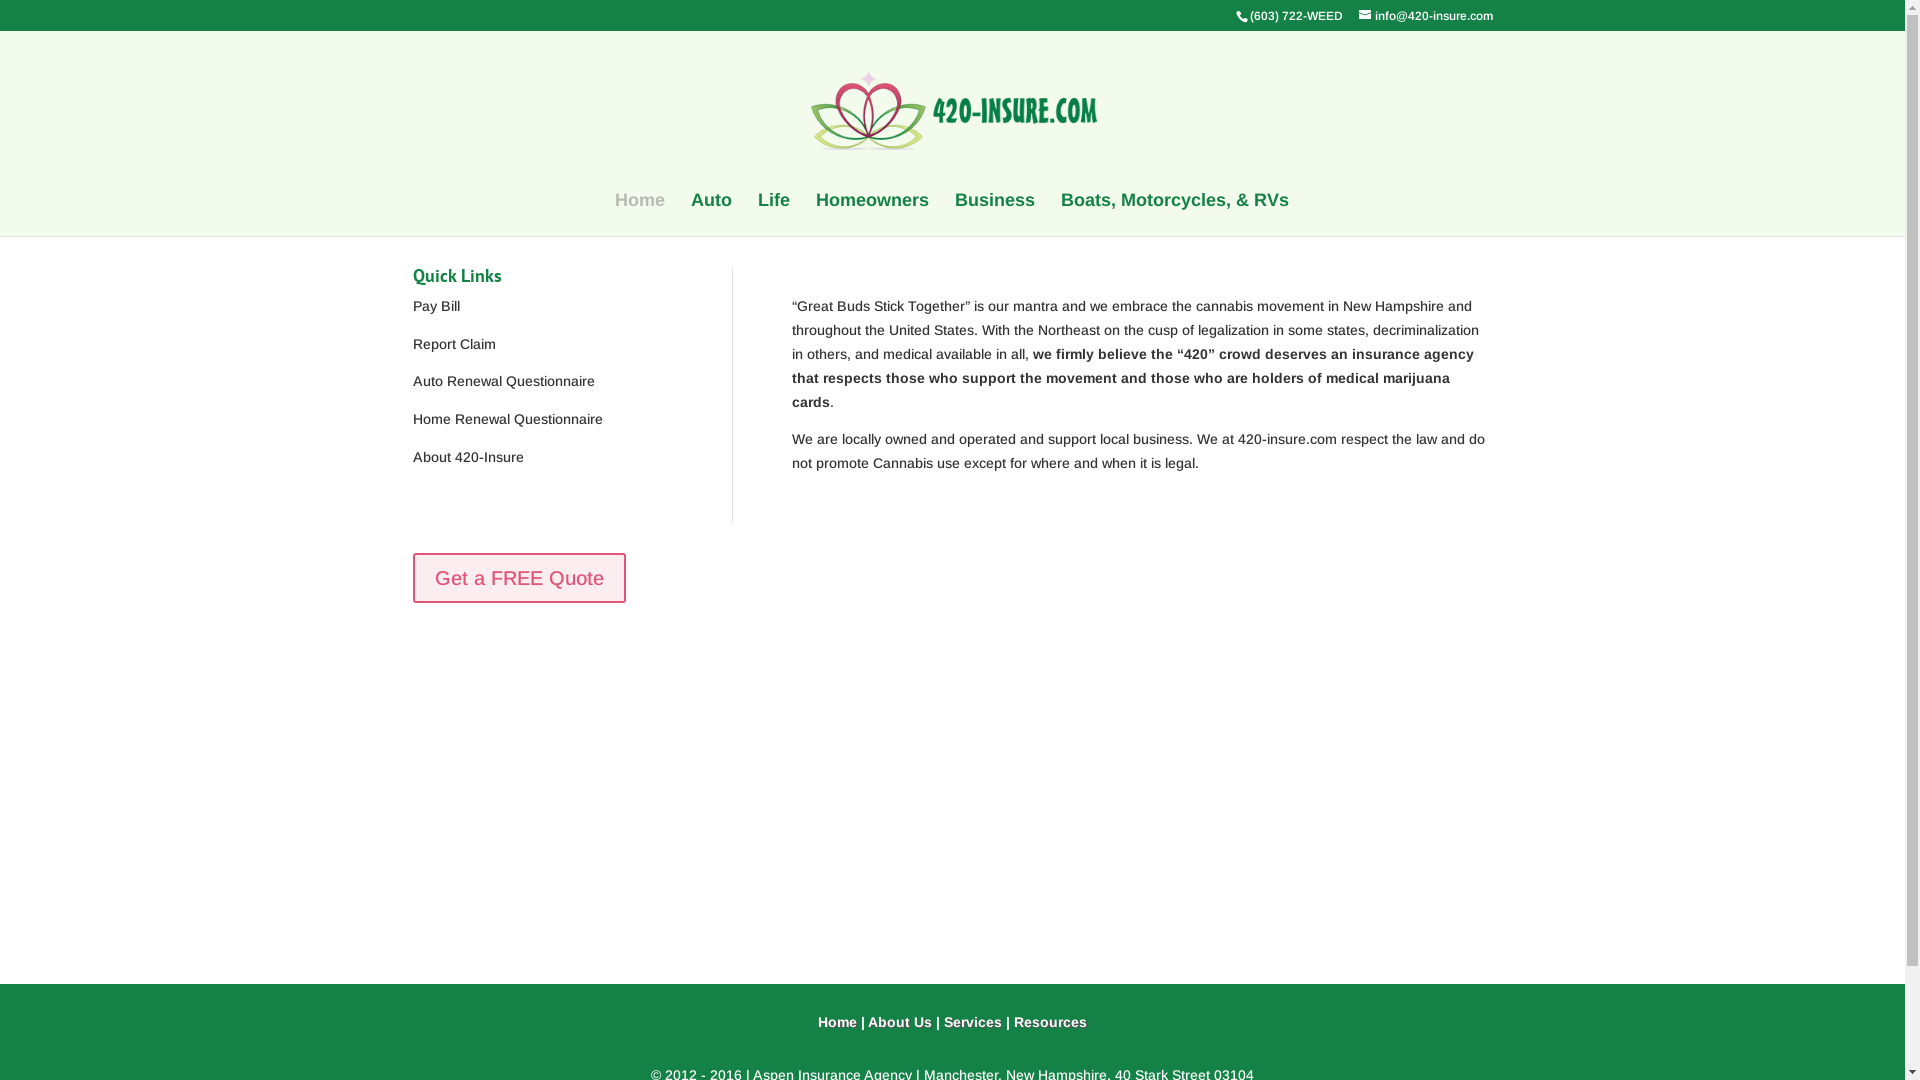 The height and width of the screenshot is (1080, 1920). I want to click on 'Auto', so click(710, 214).